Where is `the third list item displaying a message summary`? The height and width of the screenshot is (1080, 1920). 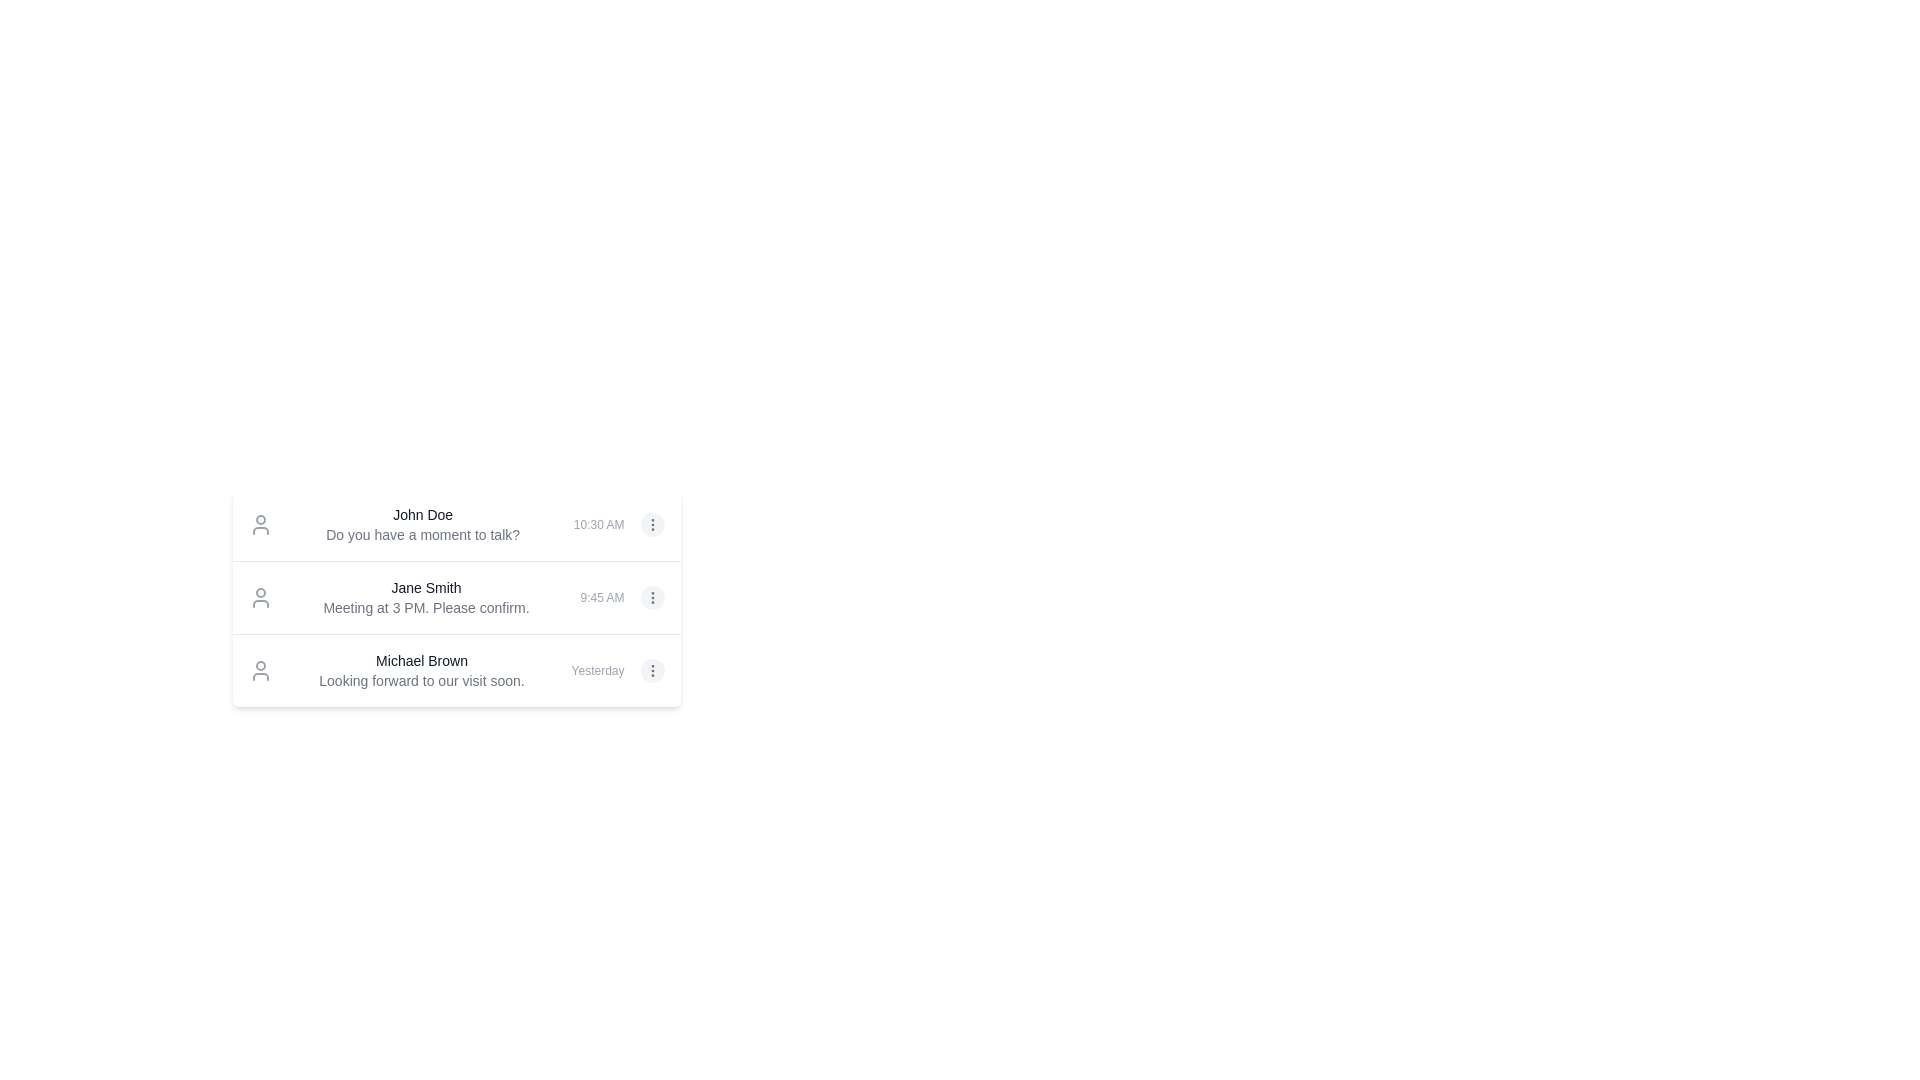 the third list item displaying a message summary is located at coordinates (455, 670).